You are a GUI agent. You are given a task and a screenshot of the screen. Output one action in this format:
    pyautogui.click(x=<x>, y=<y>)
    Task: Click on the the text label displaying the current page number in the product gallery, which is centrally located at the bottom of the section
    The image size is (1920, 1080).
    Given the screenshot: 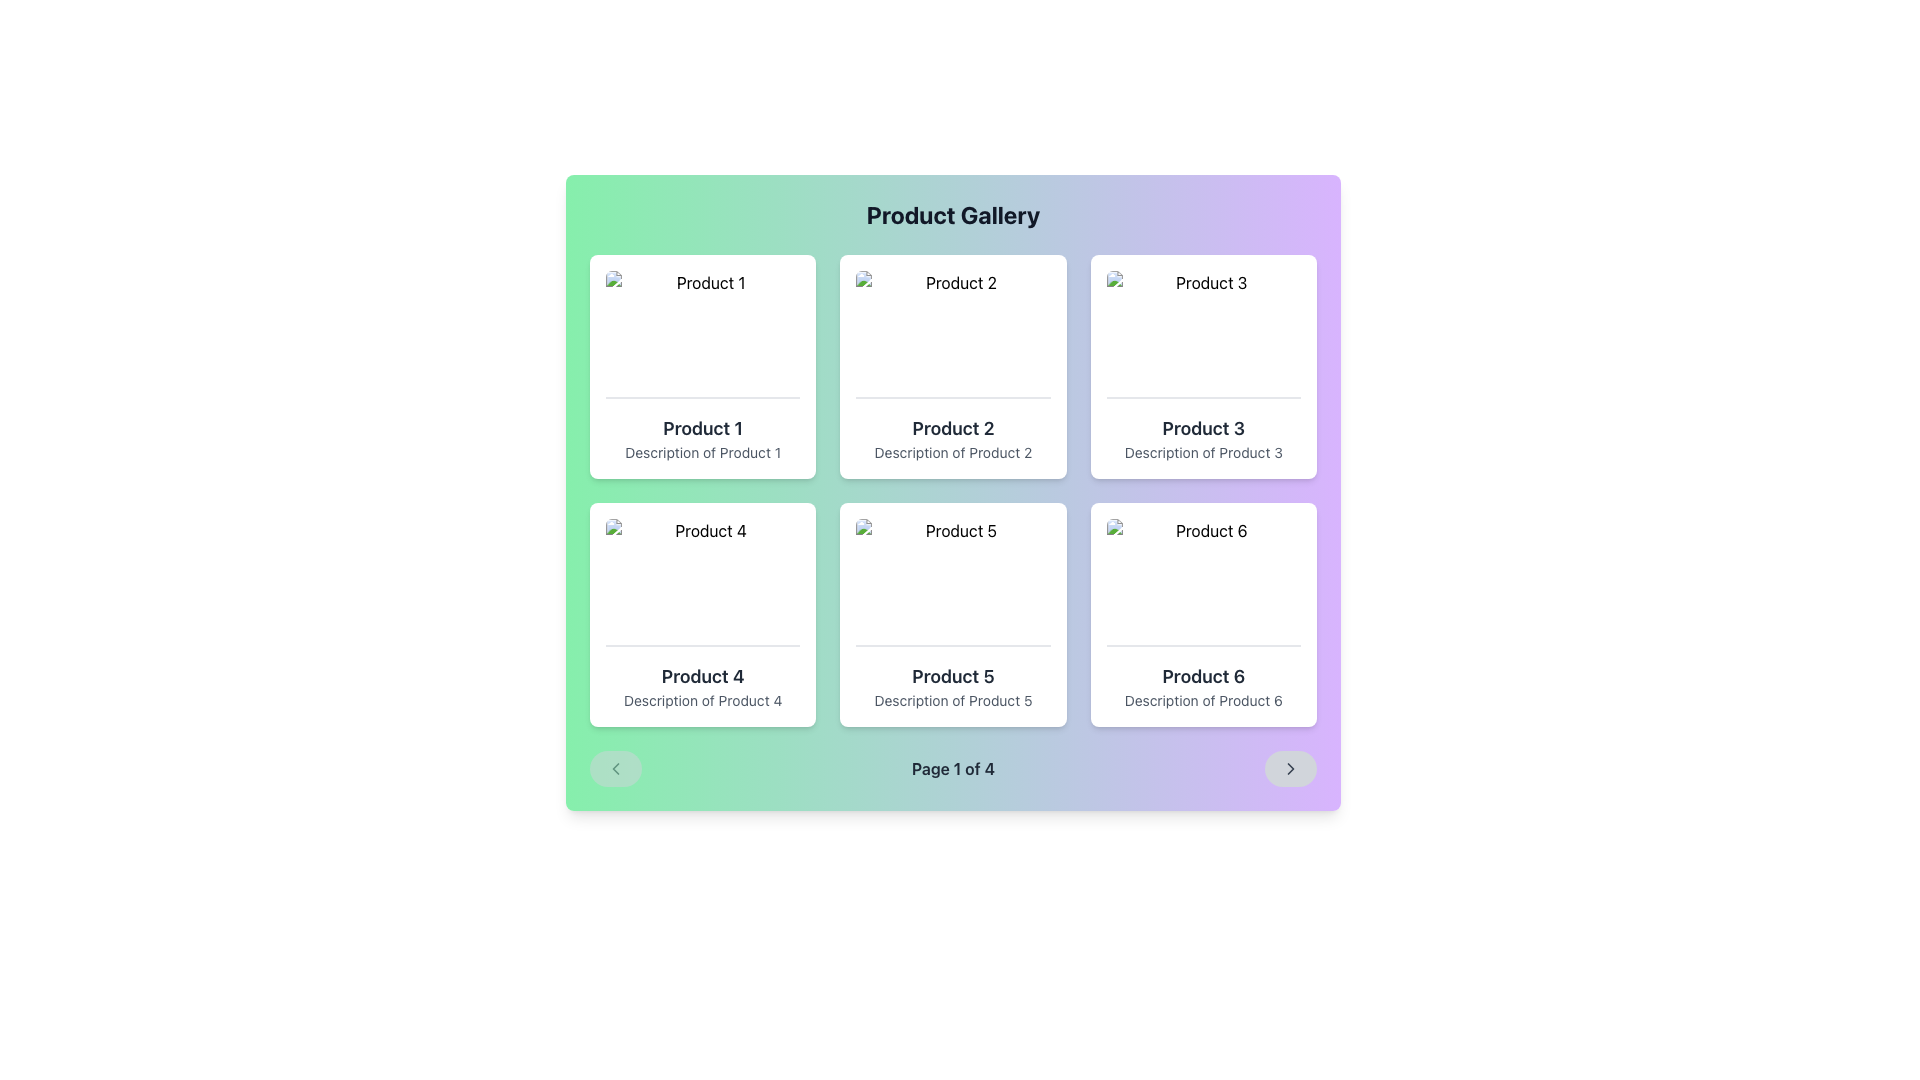 What is the action you would take?
    pyautogui.click(x=952, y=767)
    